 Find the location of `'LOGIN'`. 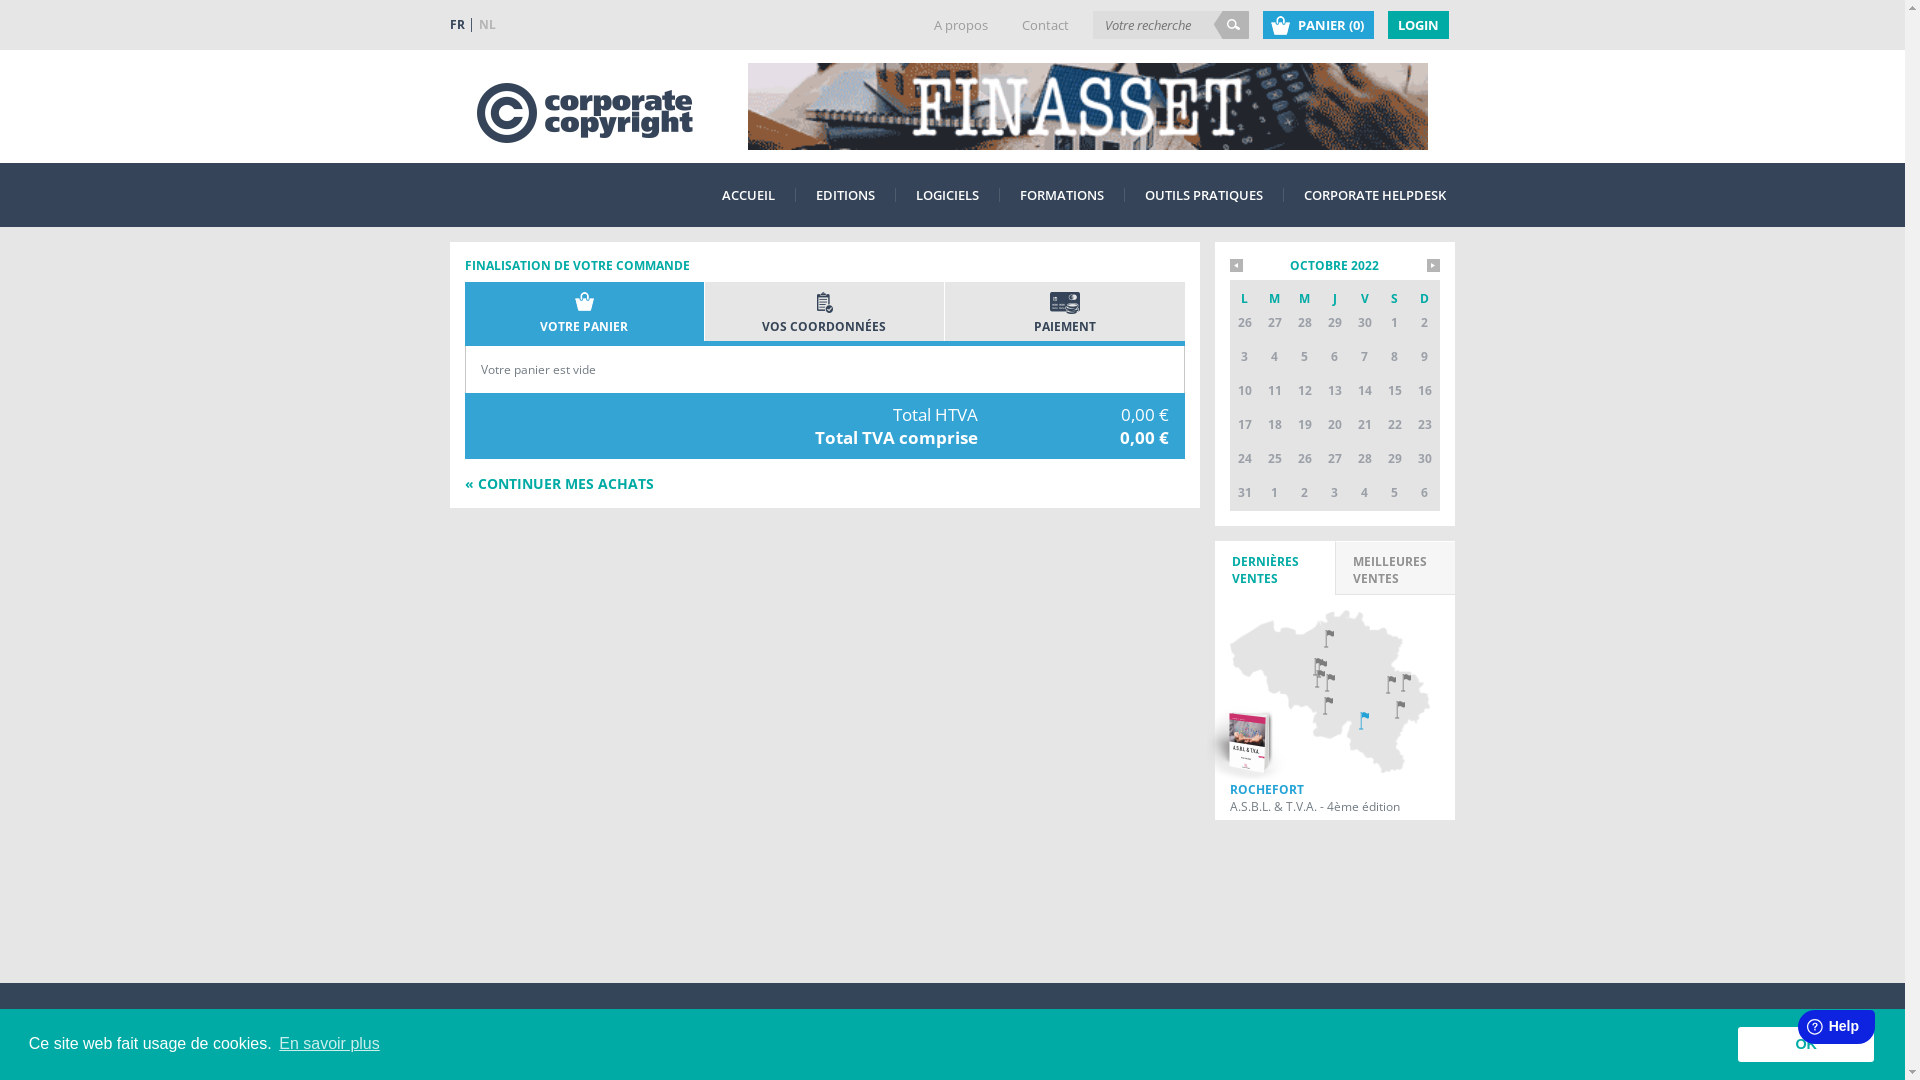

'LOGIN' is located at coordinates (1386, 24).